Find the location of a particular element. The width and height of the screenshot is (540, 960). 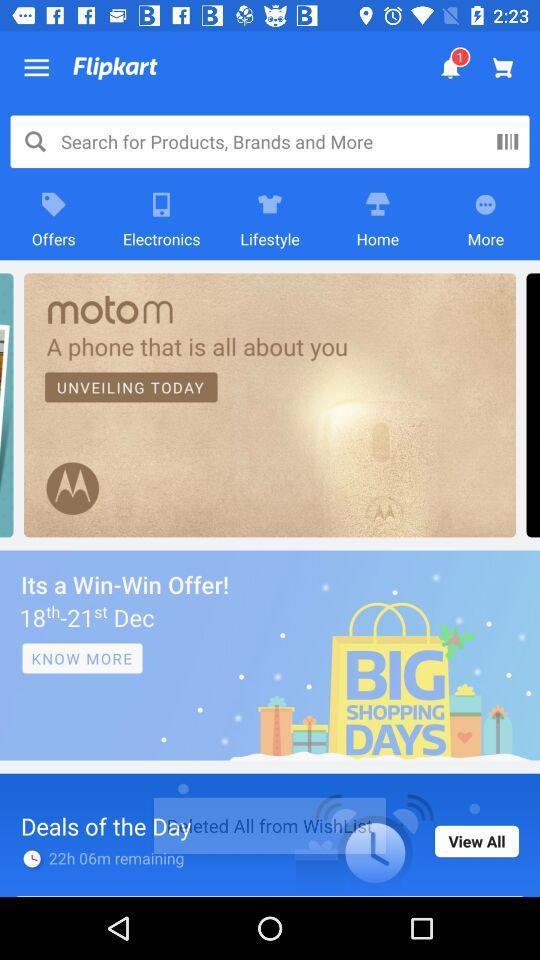

the item above the search for products item is located at coordinates (36, 68).